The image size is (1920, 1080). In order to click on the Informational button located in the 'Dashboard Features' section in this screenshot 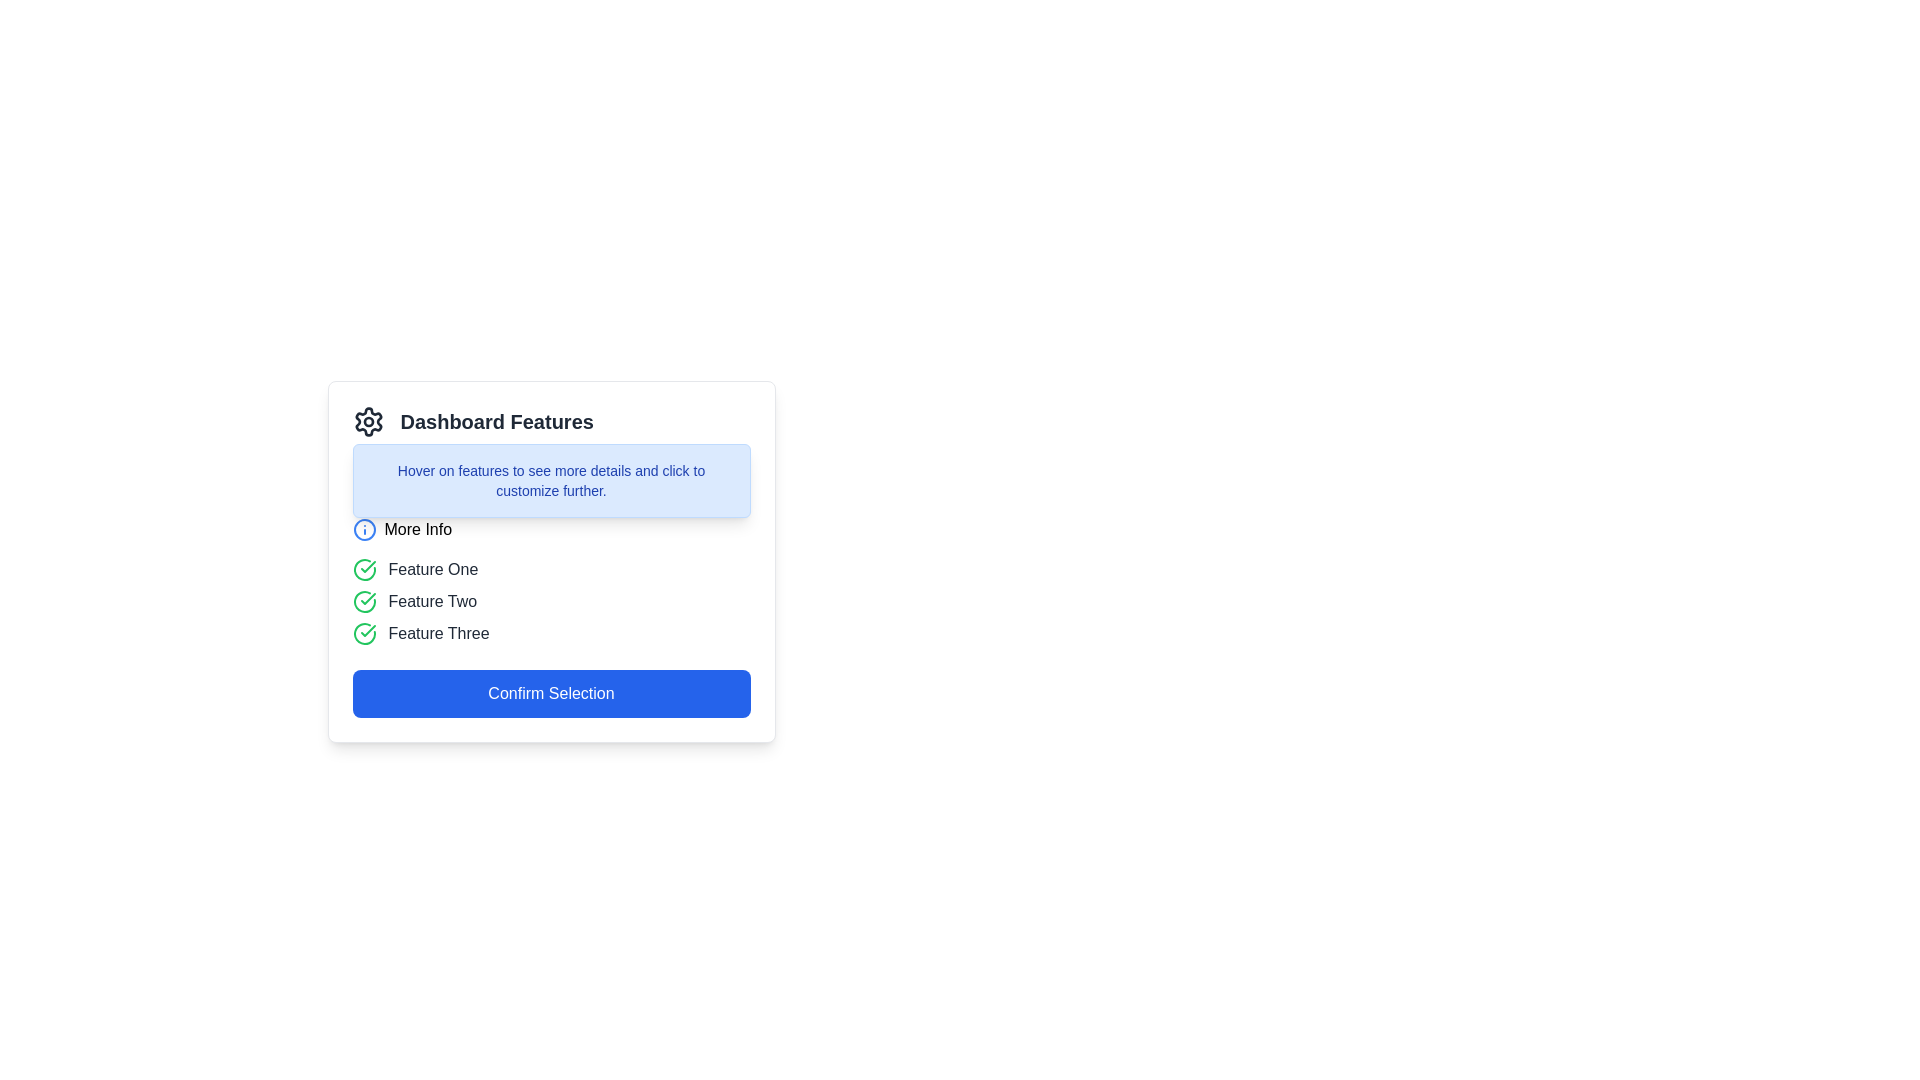, I will do `click(551, 528)`.